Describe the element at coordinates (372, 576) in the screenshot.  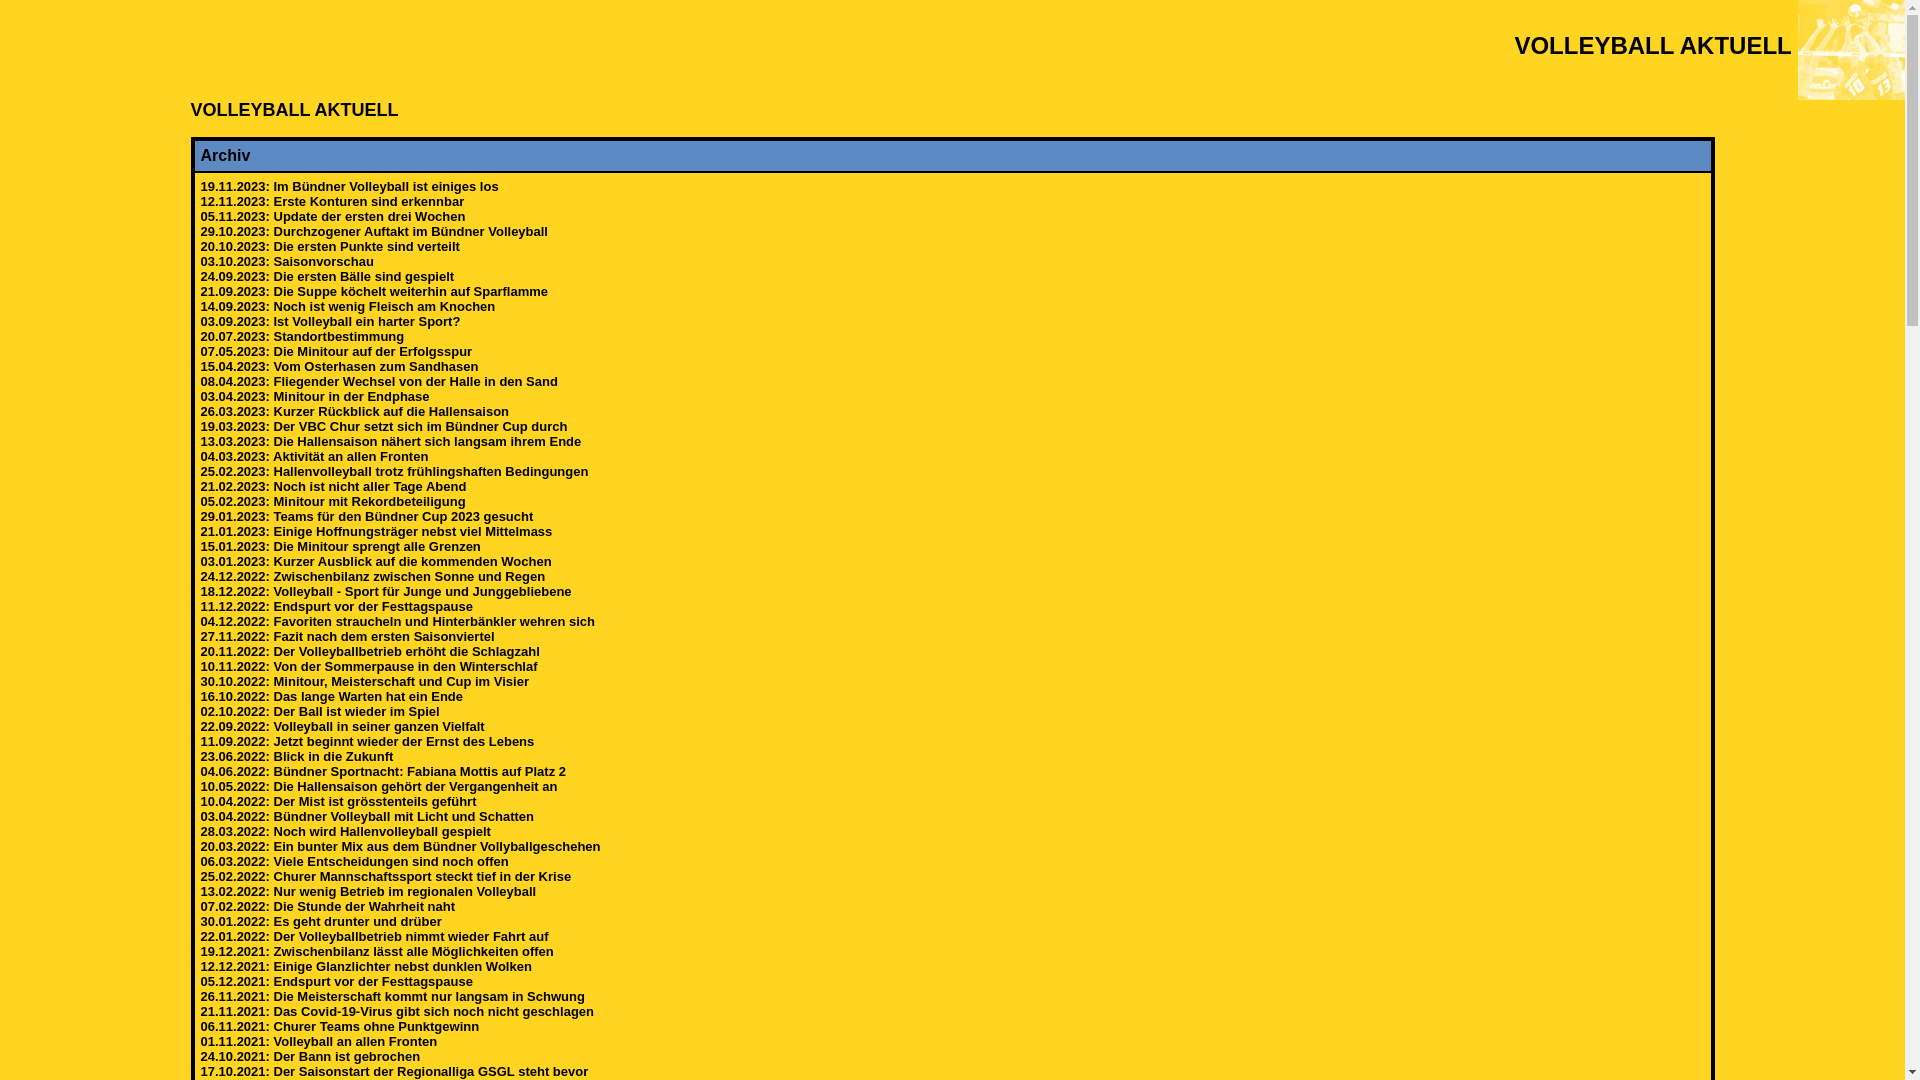
I see `'24.12.2022: Zwischenbilanz zwischen Sonne und Regen'` at that location.